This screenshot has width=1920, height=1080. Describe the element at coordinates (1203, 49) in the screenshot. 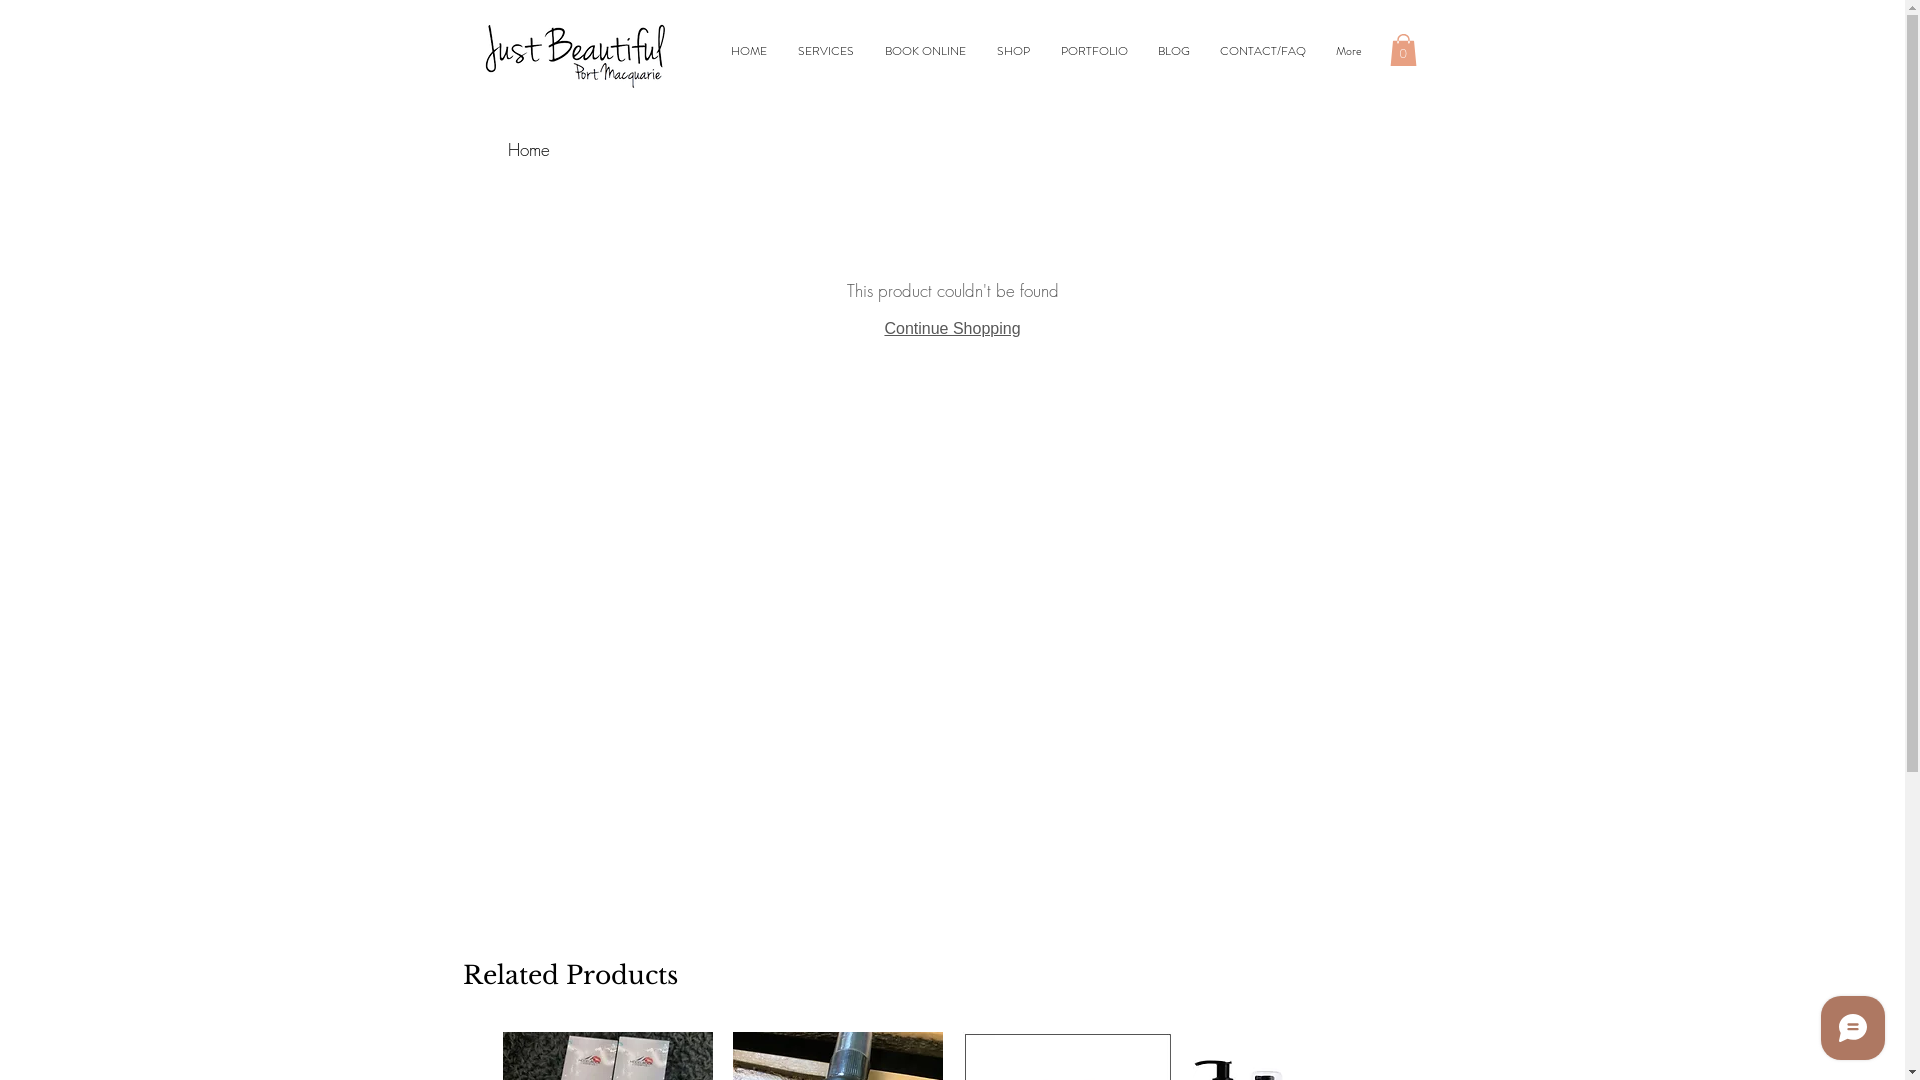

I see `'CONTACT/FAQ'` at that location.